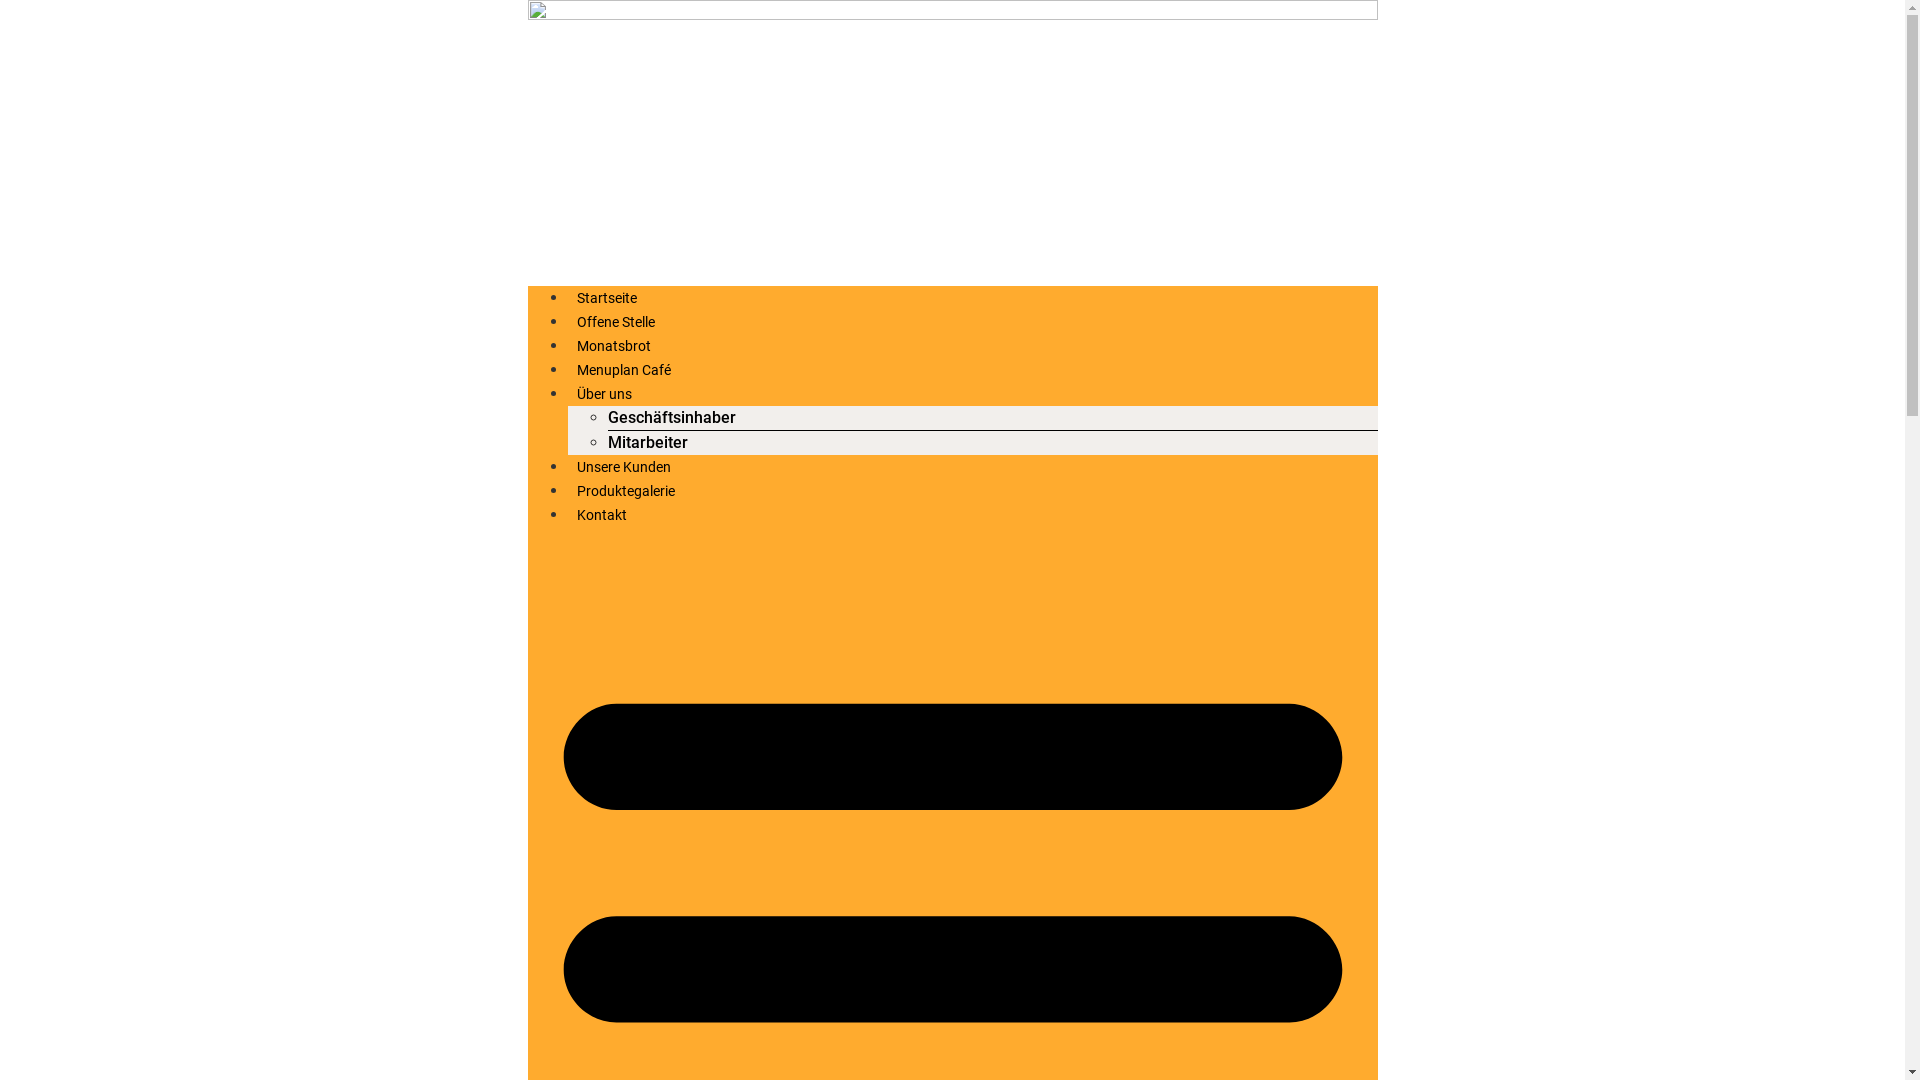 Image resolution: width=1920 pixels, height=1080 pixels. Describe the element at coordinates (624, 490) in the screenshot. I see `'Produktegalerie'` at that location.